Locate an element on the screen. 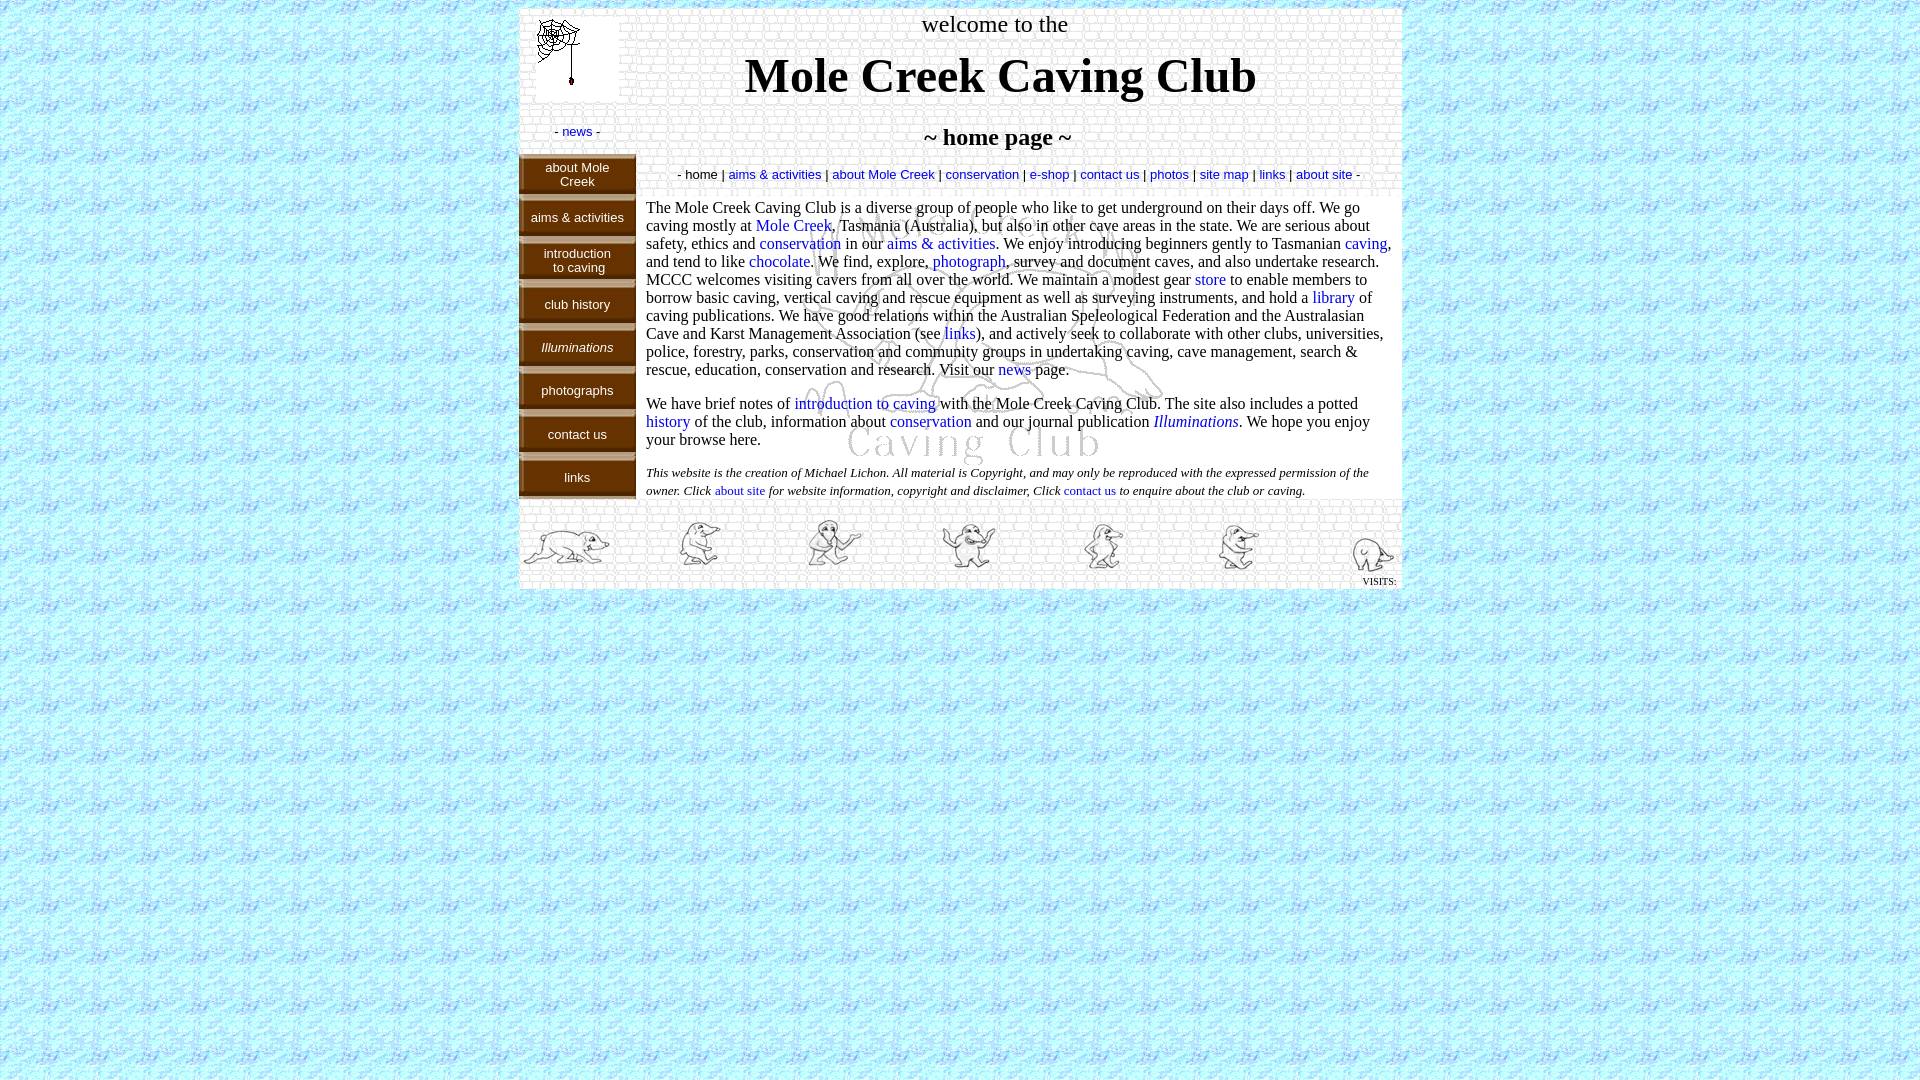 The width and height of the screenshot is (1920, 1080). 'news' is located at coordinates (1014, 369).